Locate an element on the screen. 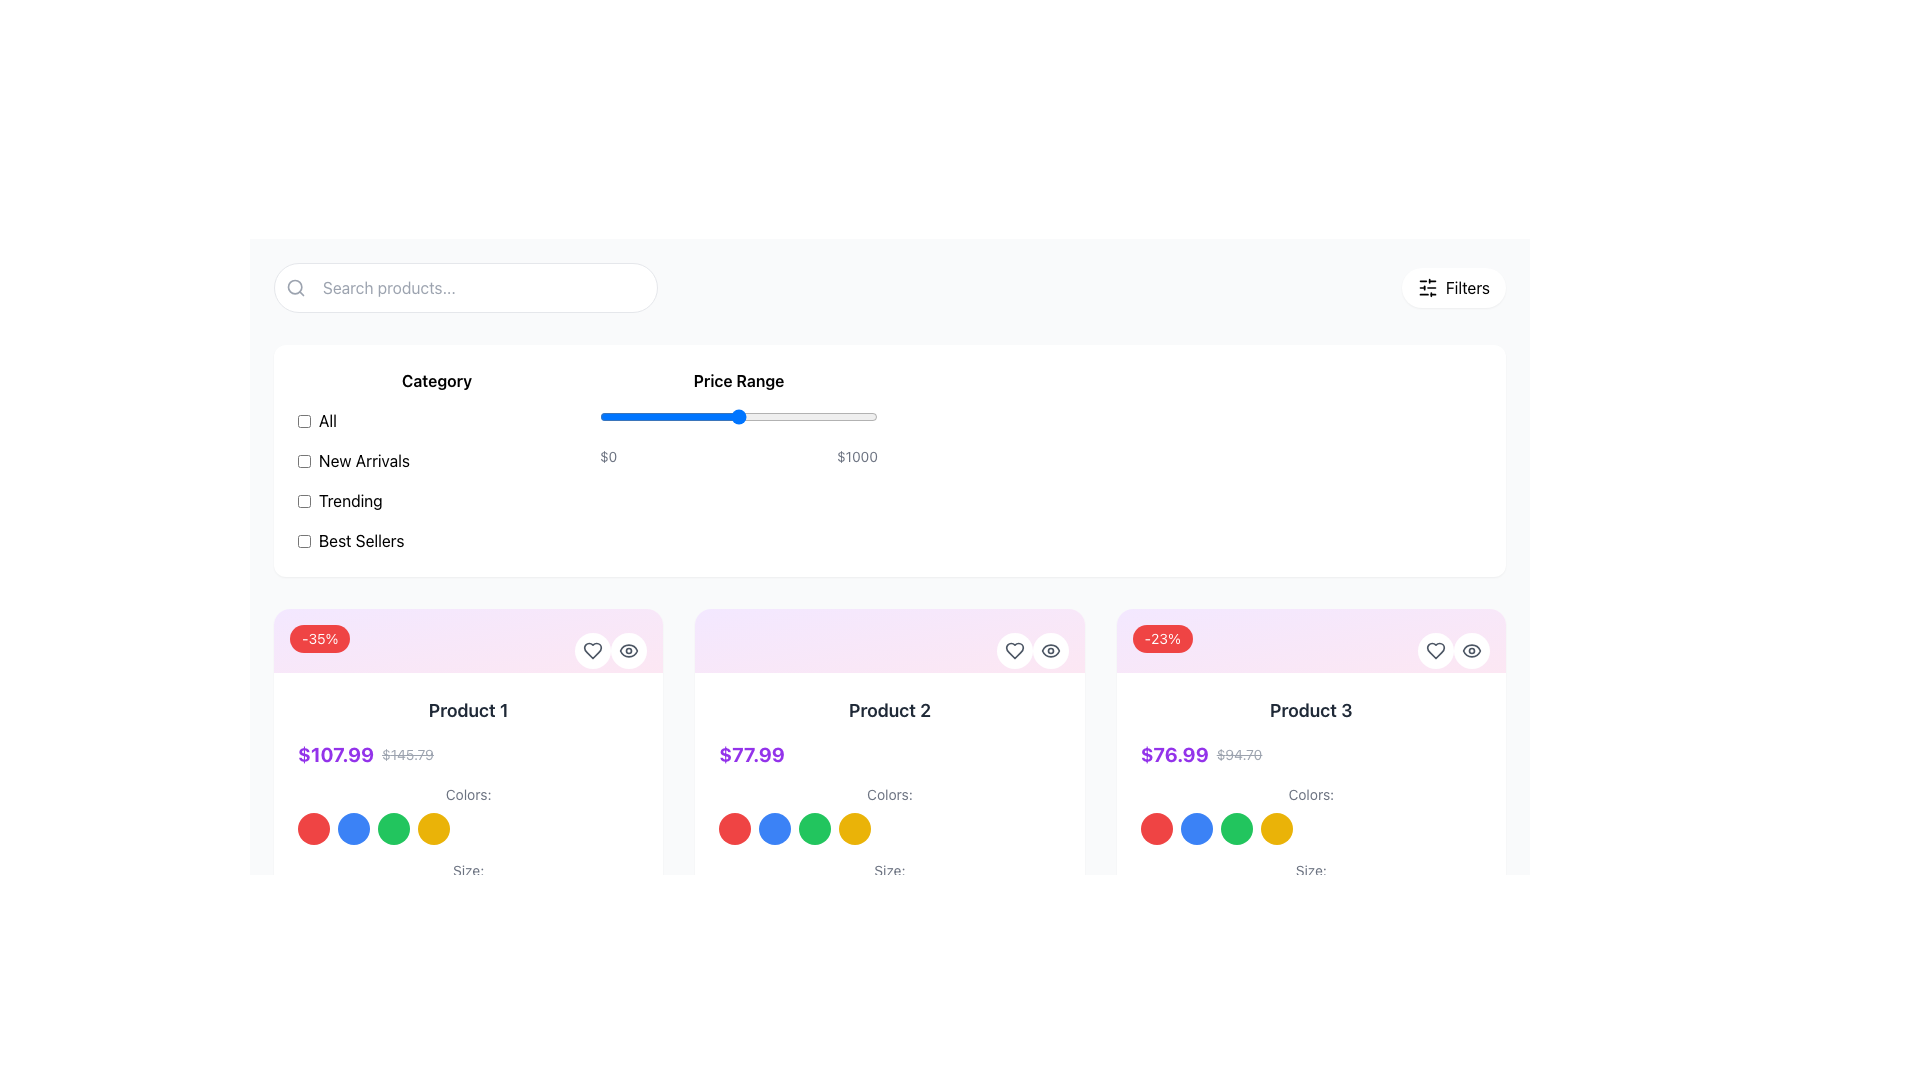 The image size is (1920, 1080). the price range is located at coordinates (685, 415).